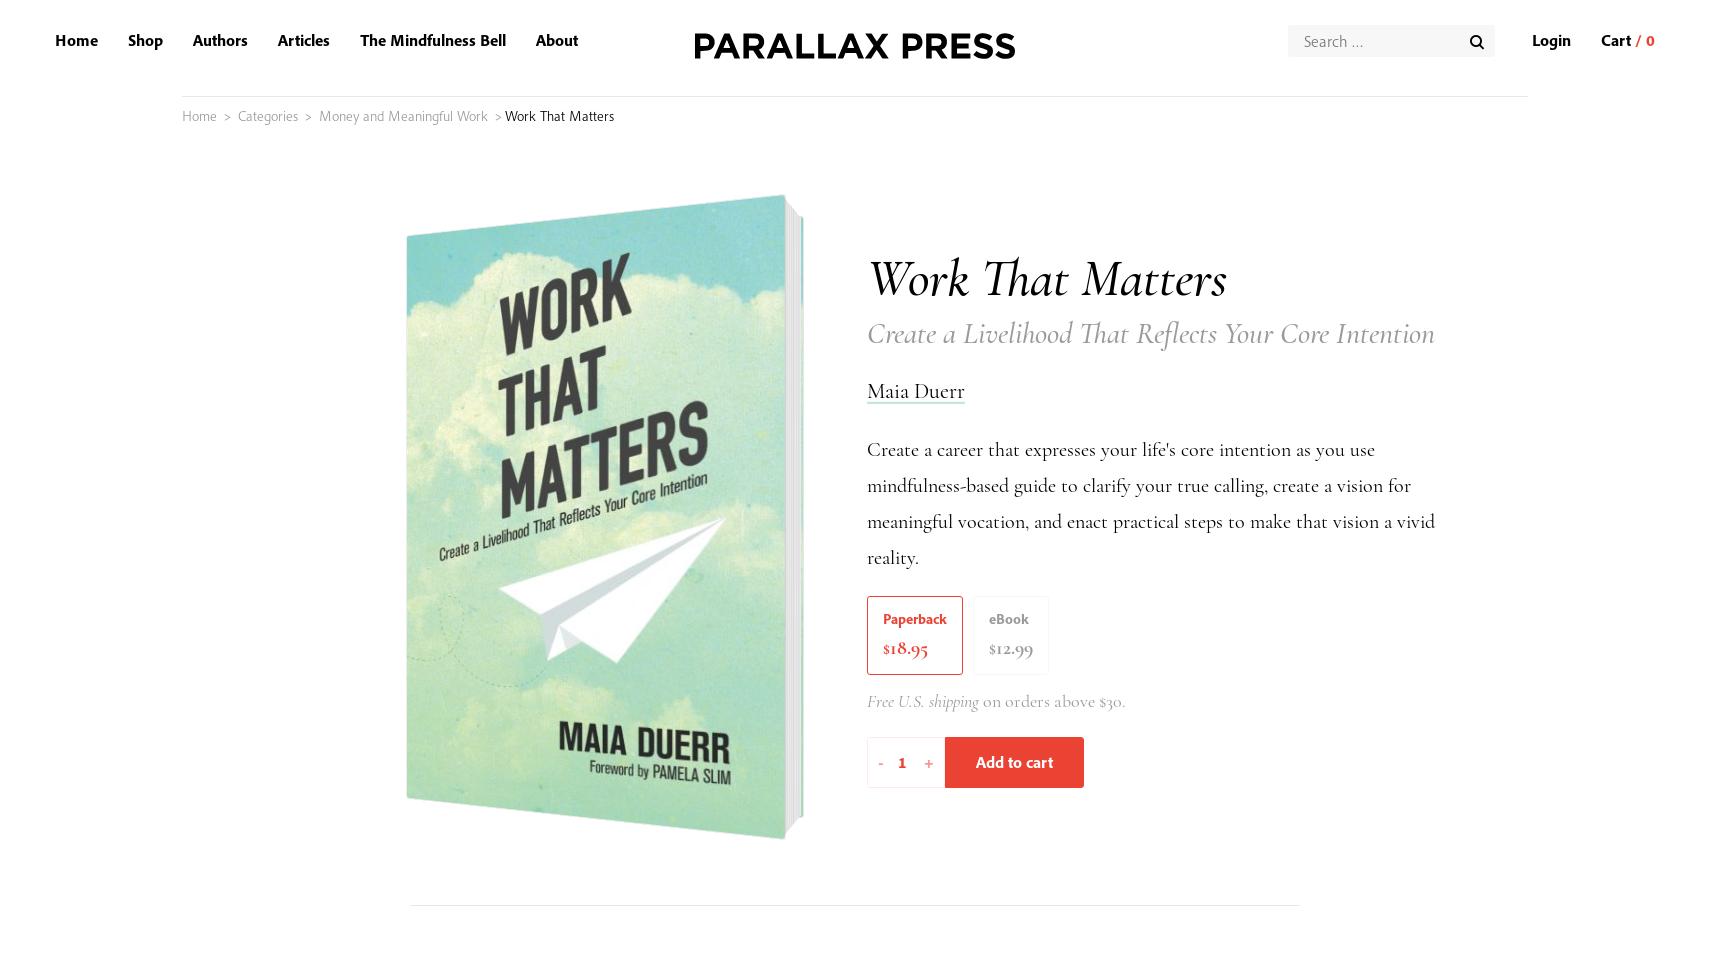  Describe the element at coordinates (1058, 347) in the screenshot. I see `'Work'` at that location.